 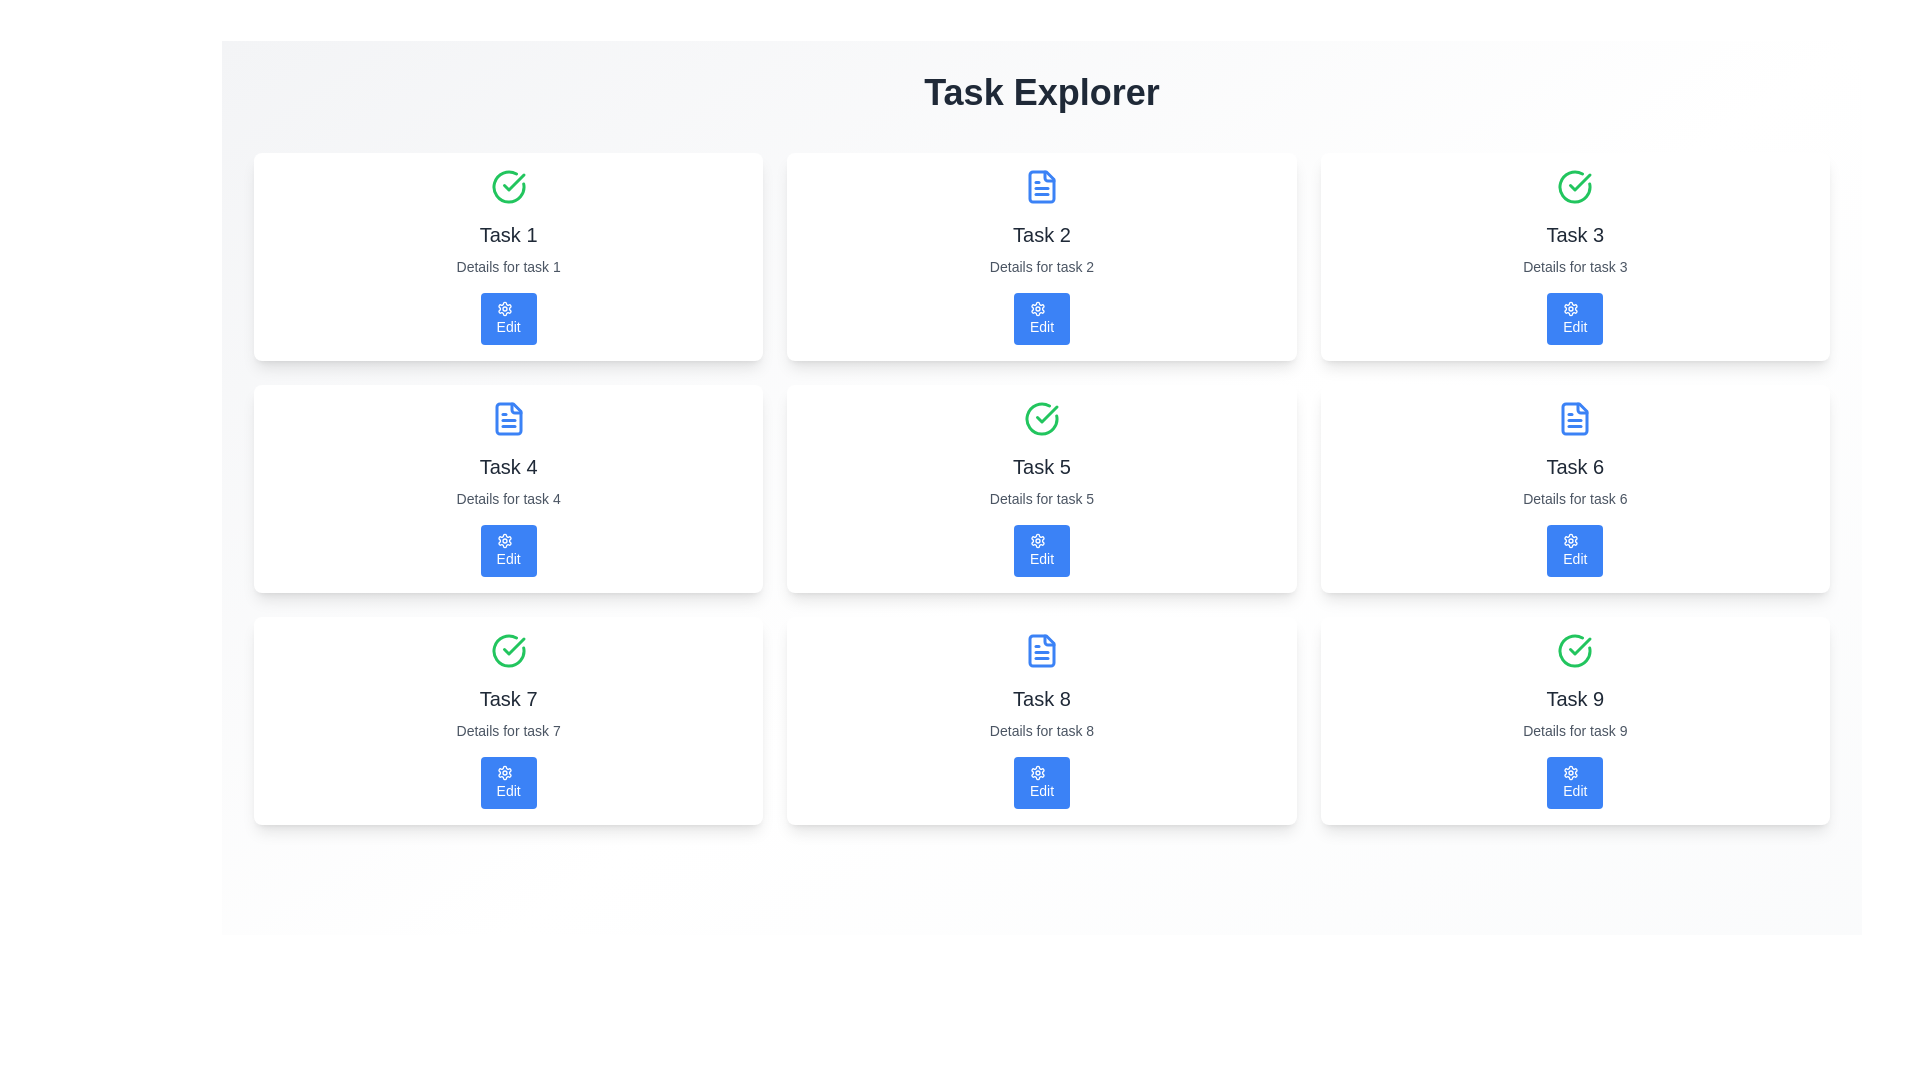 What do you see at coordinates (508, 651) in the screenshot?
I see `the circular icon with a green border and checkmark symbol, located above the 'Task 7' card in the third row, first column of the task grid` at bounding box center [508, 651].